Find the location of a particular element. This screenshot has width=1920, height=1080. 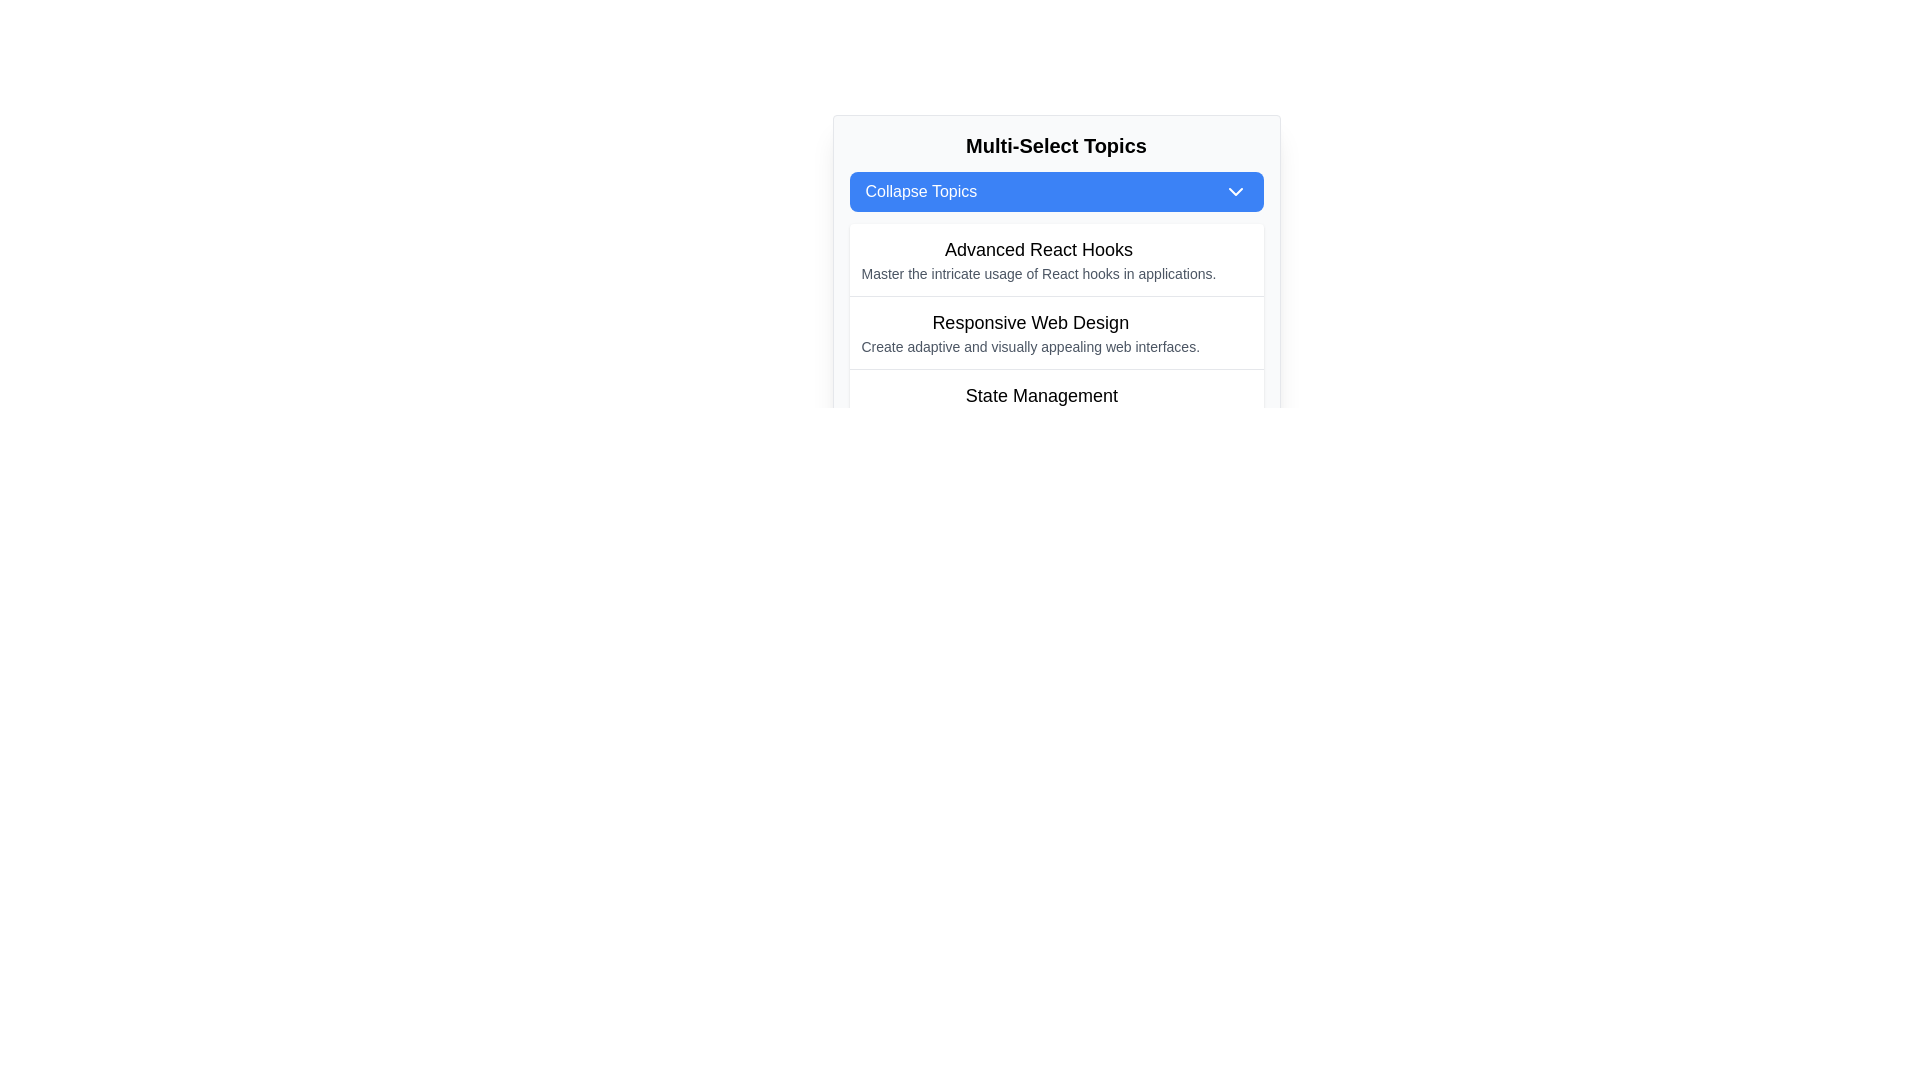

the first item in the 'Multi-Select Topics' list, which is titled 'Advanced React Hooks' and contains a subtitle about mastering React hooks is located at coordinates (1055, 259).